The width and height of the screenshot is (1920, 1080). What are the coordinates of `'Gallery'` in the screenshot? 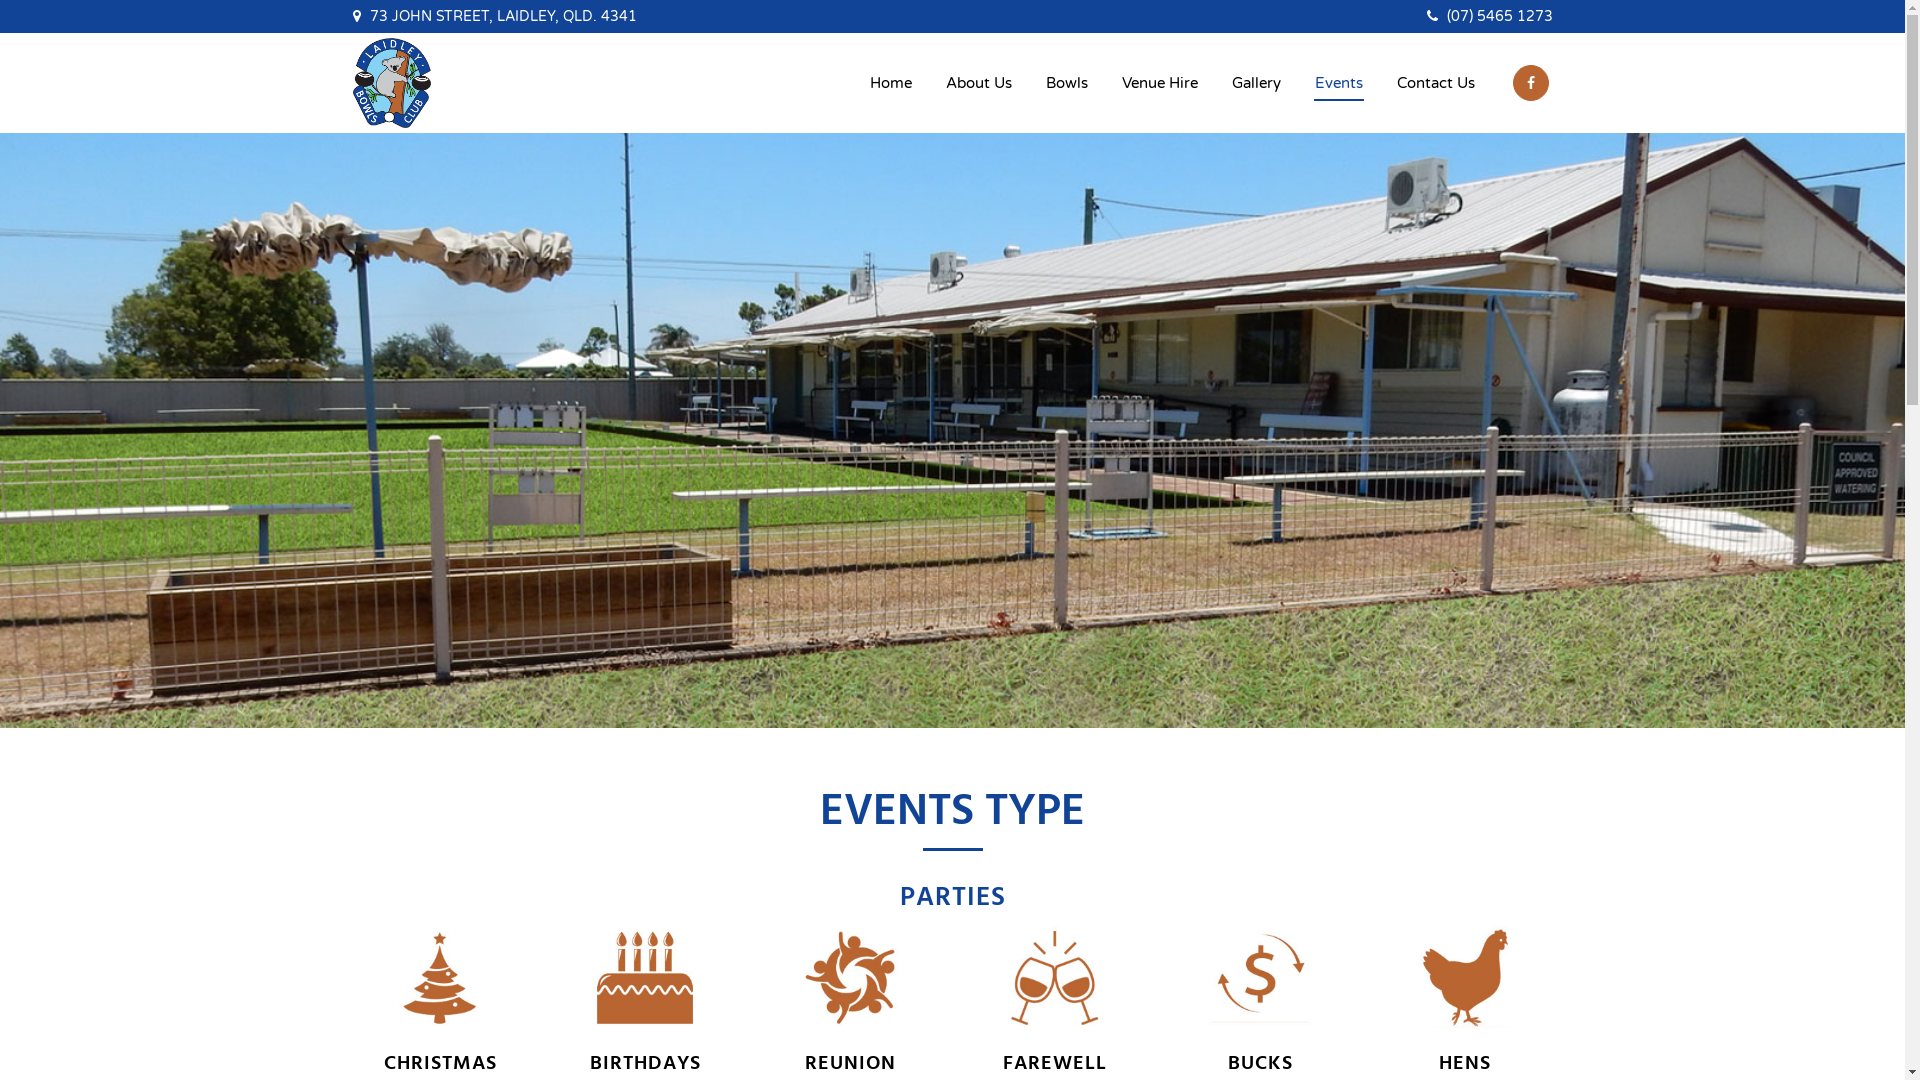 It's located at (1255, 82).